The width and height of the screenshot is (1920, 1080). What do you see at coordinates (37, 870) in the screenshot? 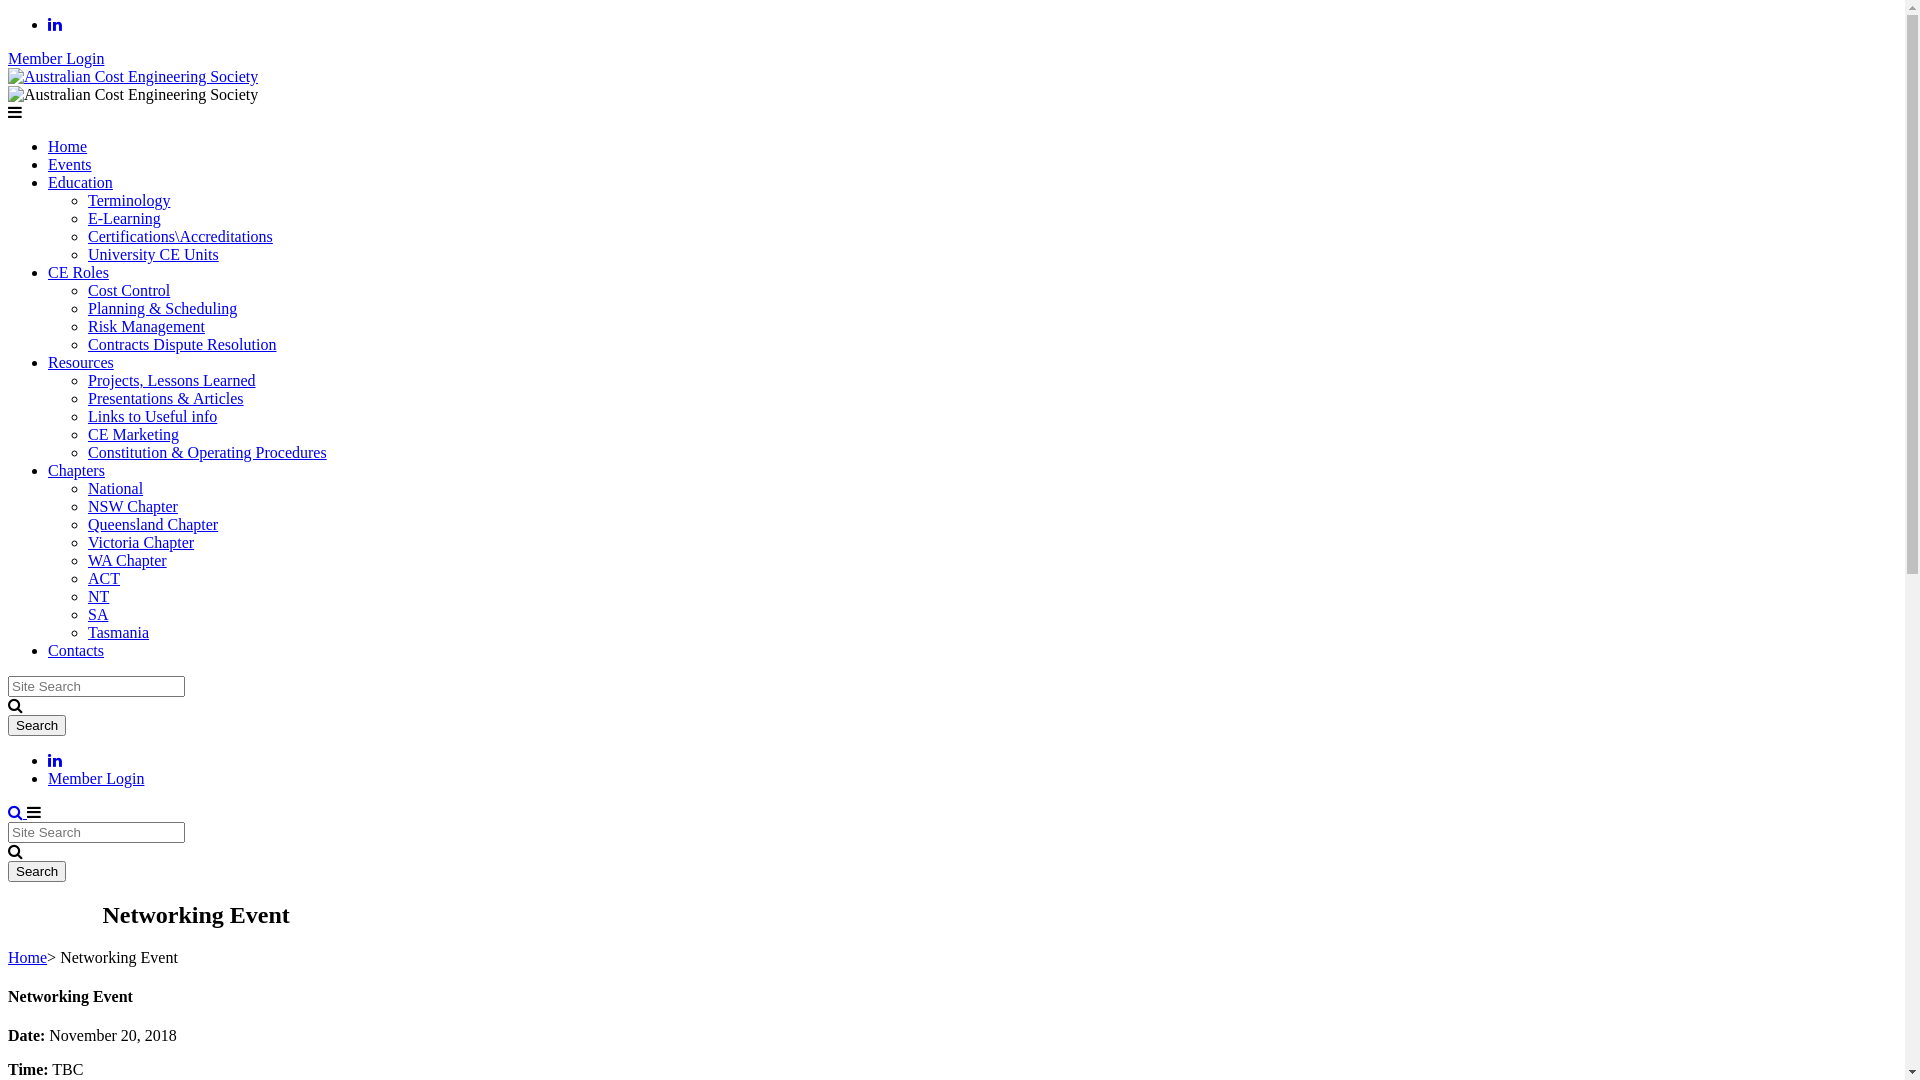
I see `'Search'` at bounding box center [37, 870].